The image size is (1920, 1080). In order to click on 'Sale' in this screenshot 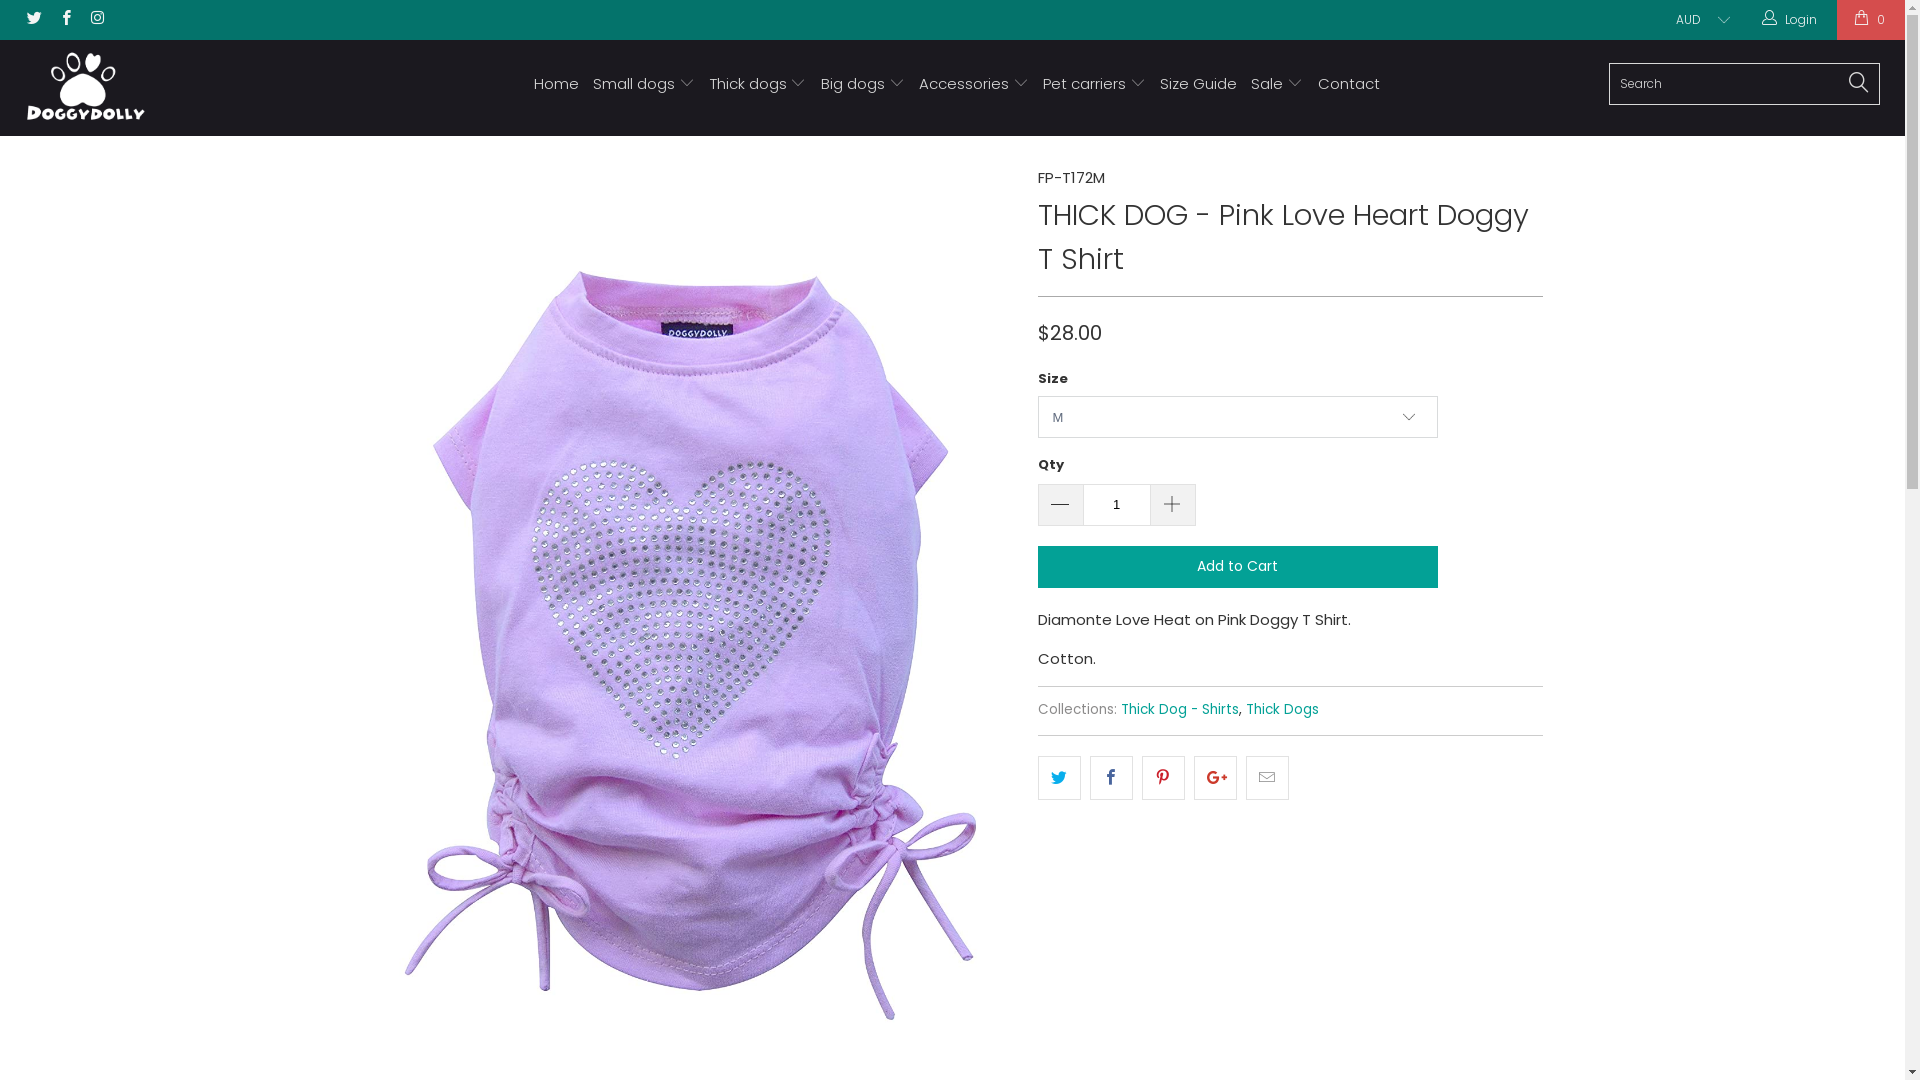, I will do `click(1275, 83)`.